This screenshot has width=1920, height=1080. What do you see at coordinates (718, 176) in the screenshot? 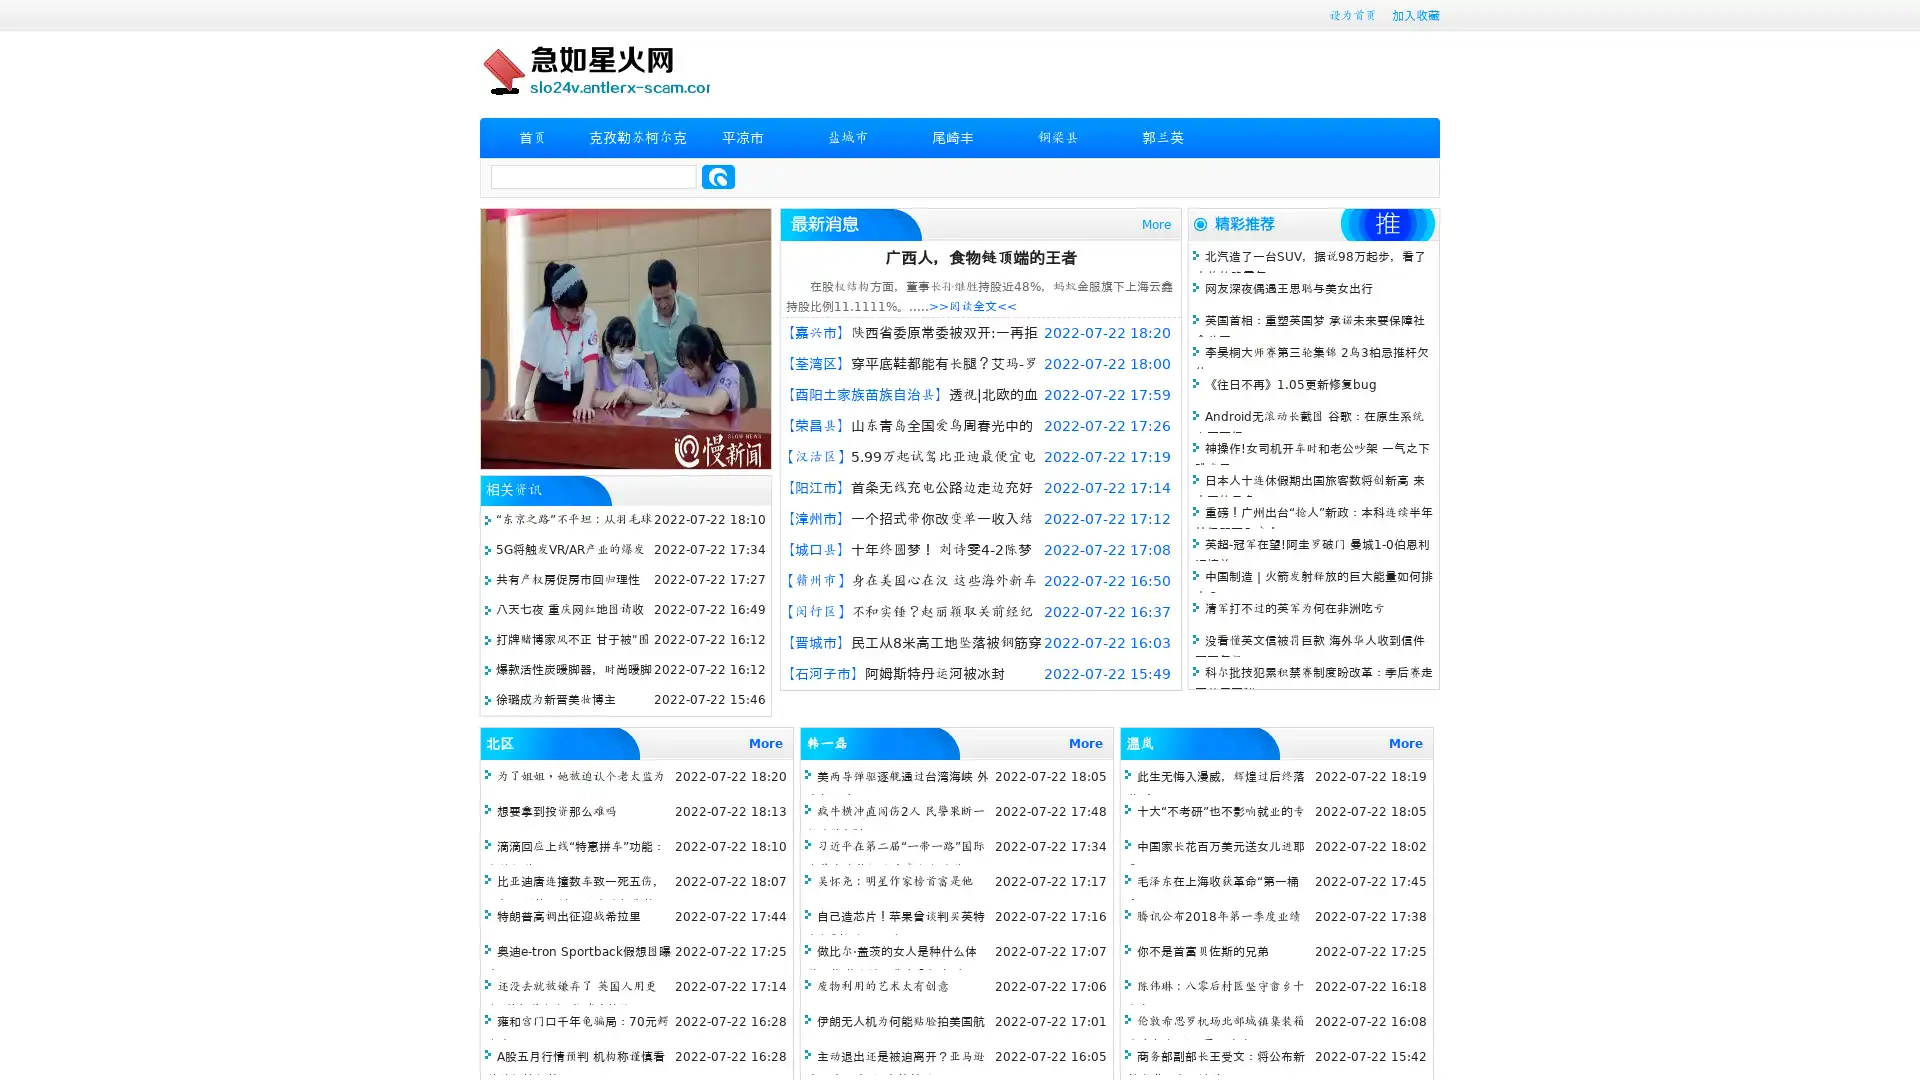
I see `Search` at bounding box center [718, 176].